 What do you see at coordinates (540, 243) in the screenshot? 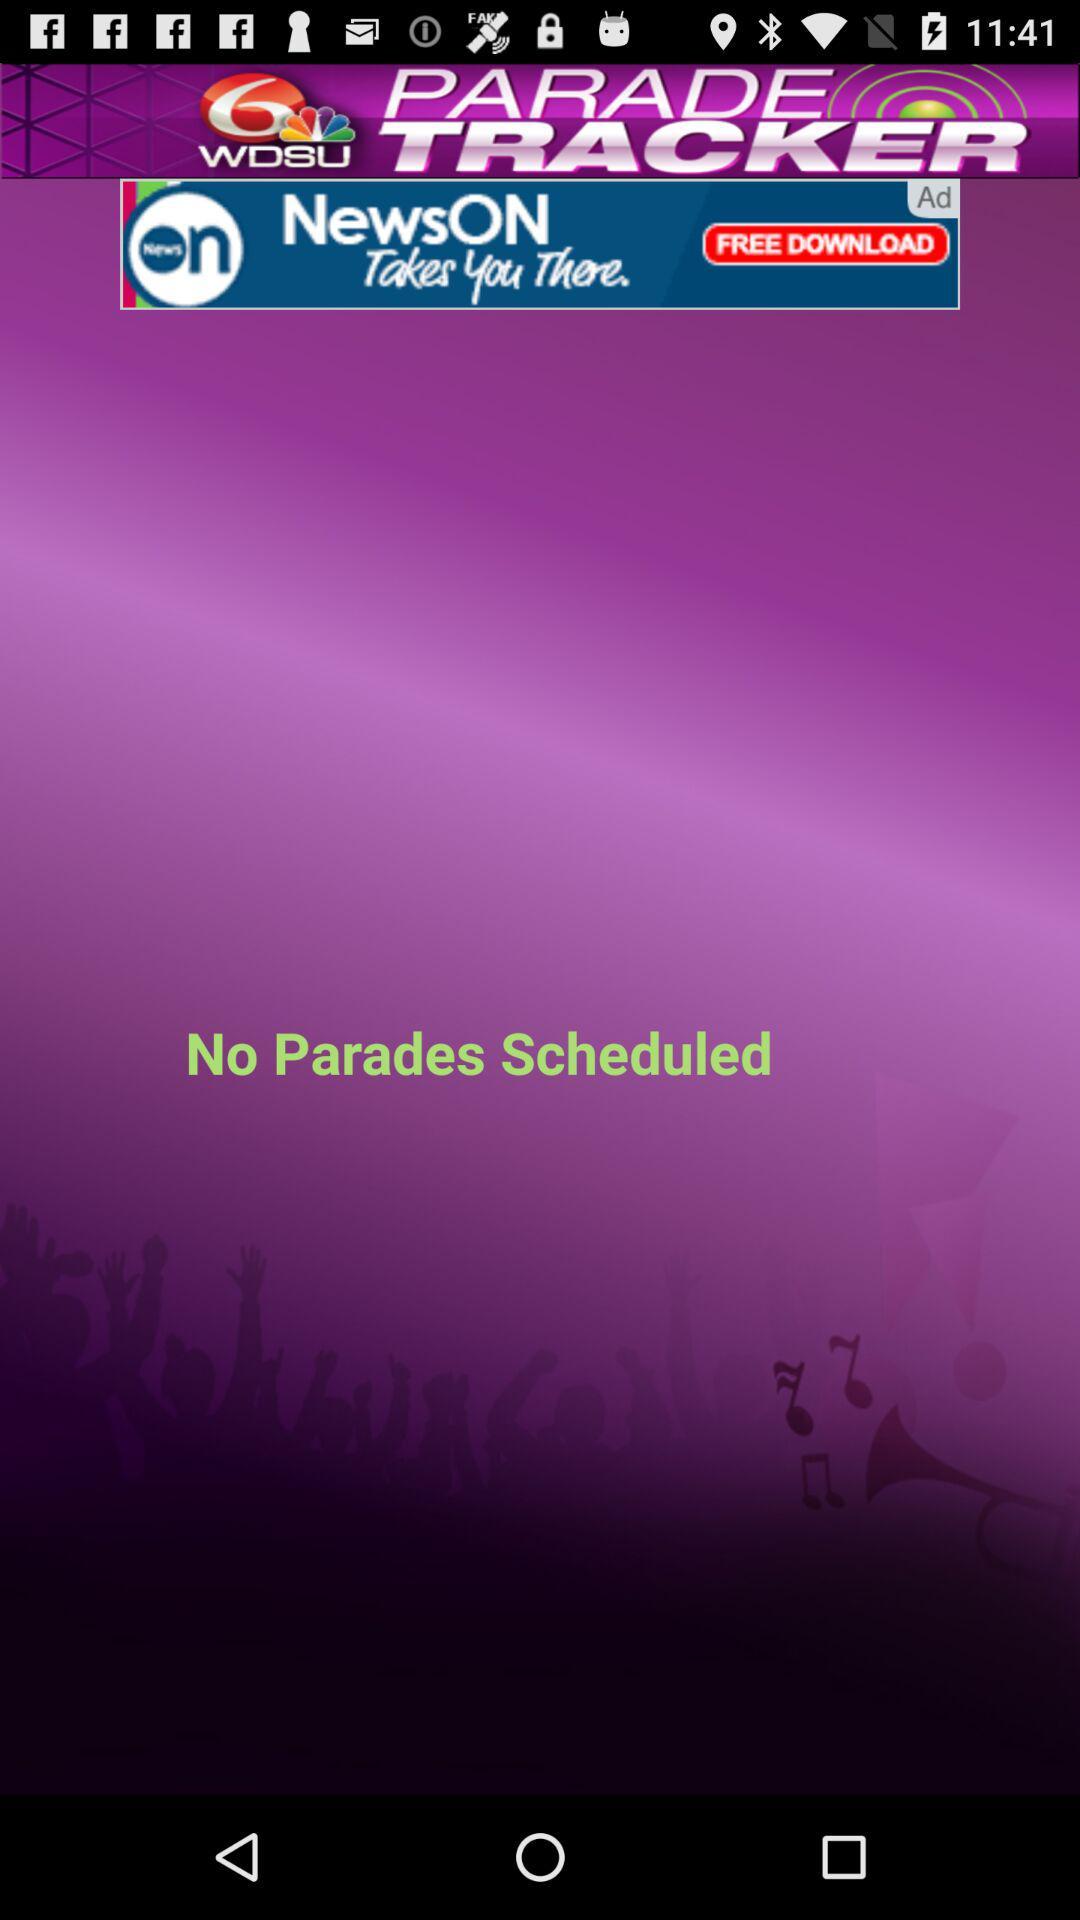
I see `page` at bounding box center [540, 243].